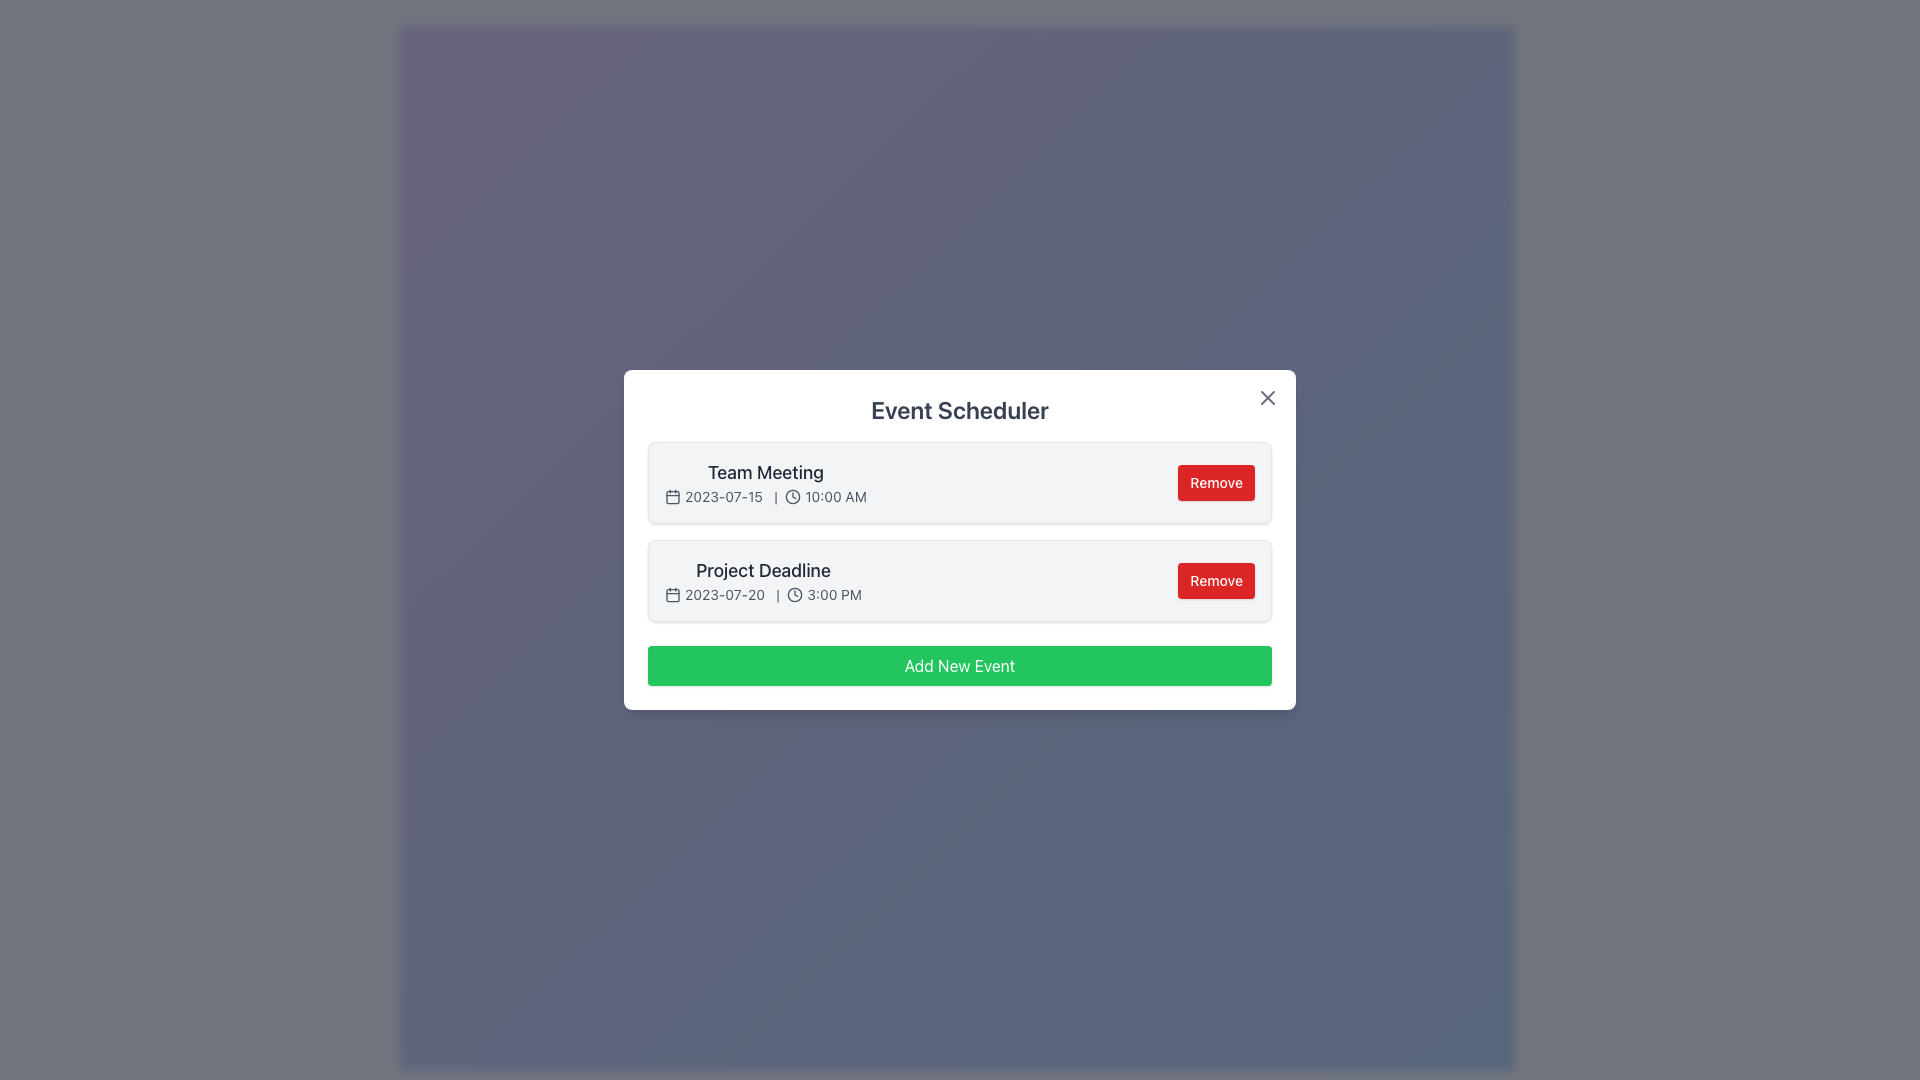 The image size is (1920, 1080). I want to click on the button to remove the event labeled 'Project Deadline' from the schedule, positioned in the bottom row of the modal dialog, so click(1215, 581).